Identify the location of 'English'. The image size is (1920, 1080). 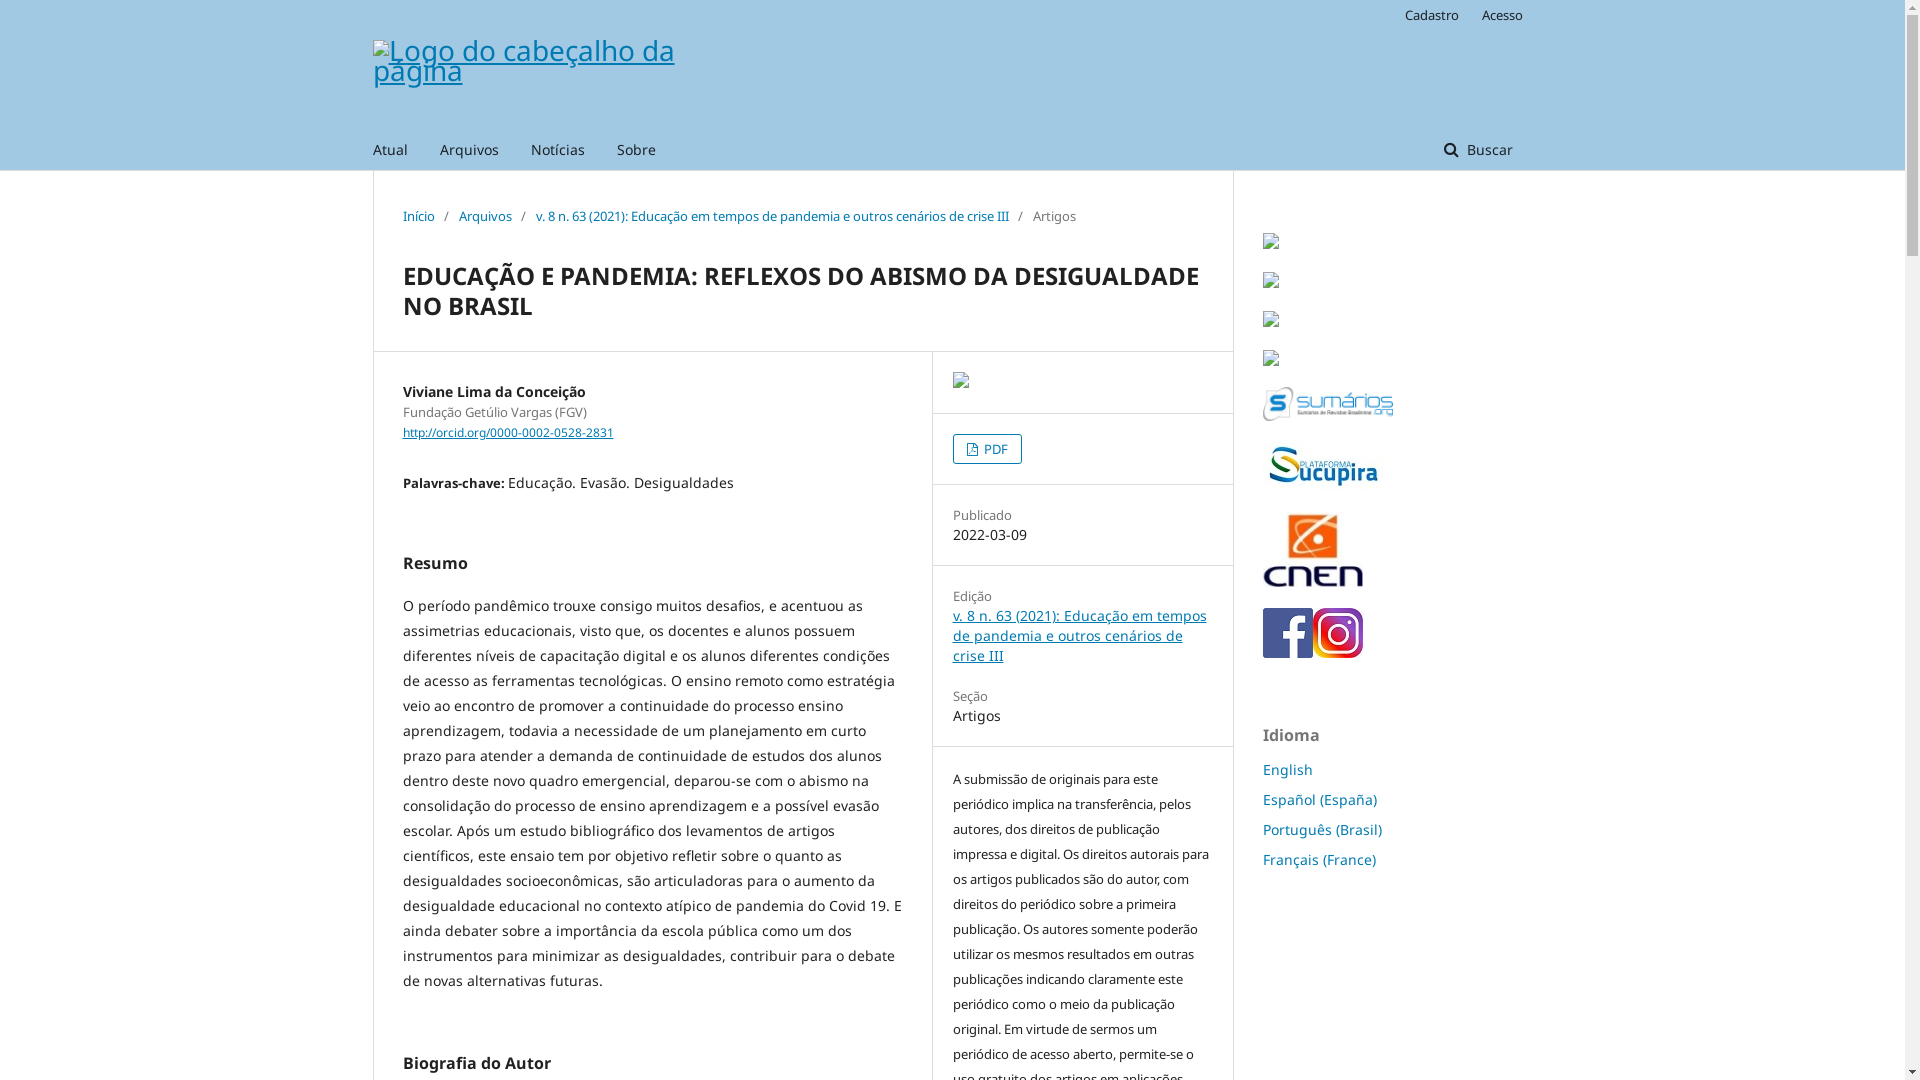
(1286, 768).